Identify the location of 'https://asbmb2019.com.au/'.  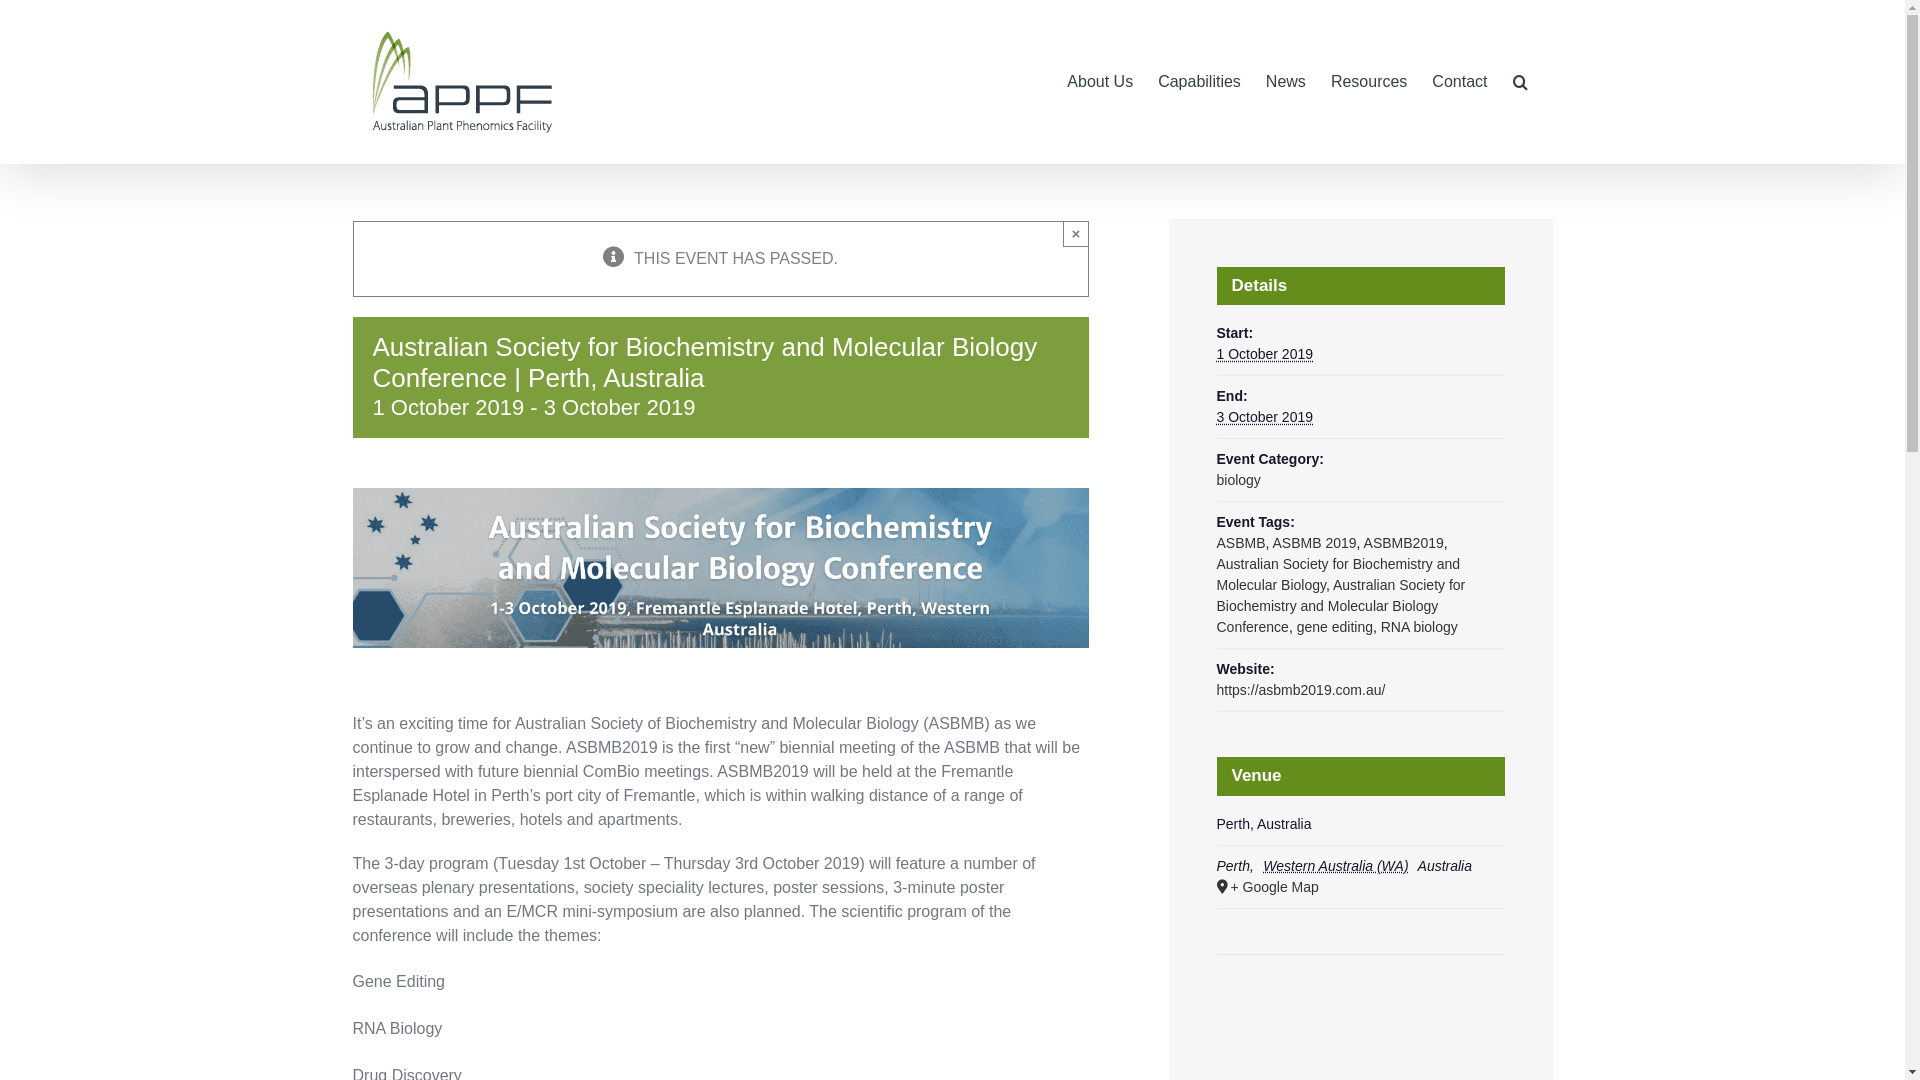
(1214, 689).